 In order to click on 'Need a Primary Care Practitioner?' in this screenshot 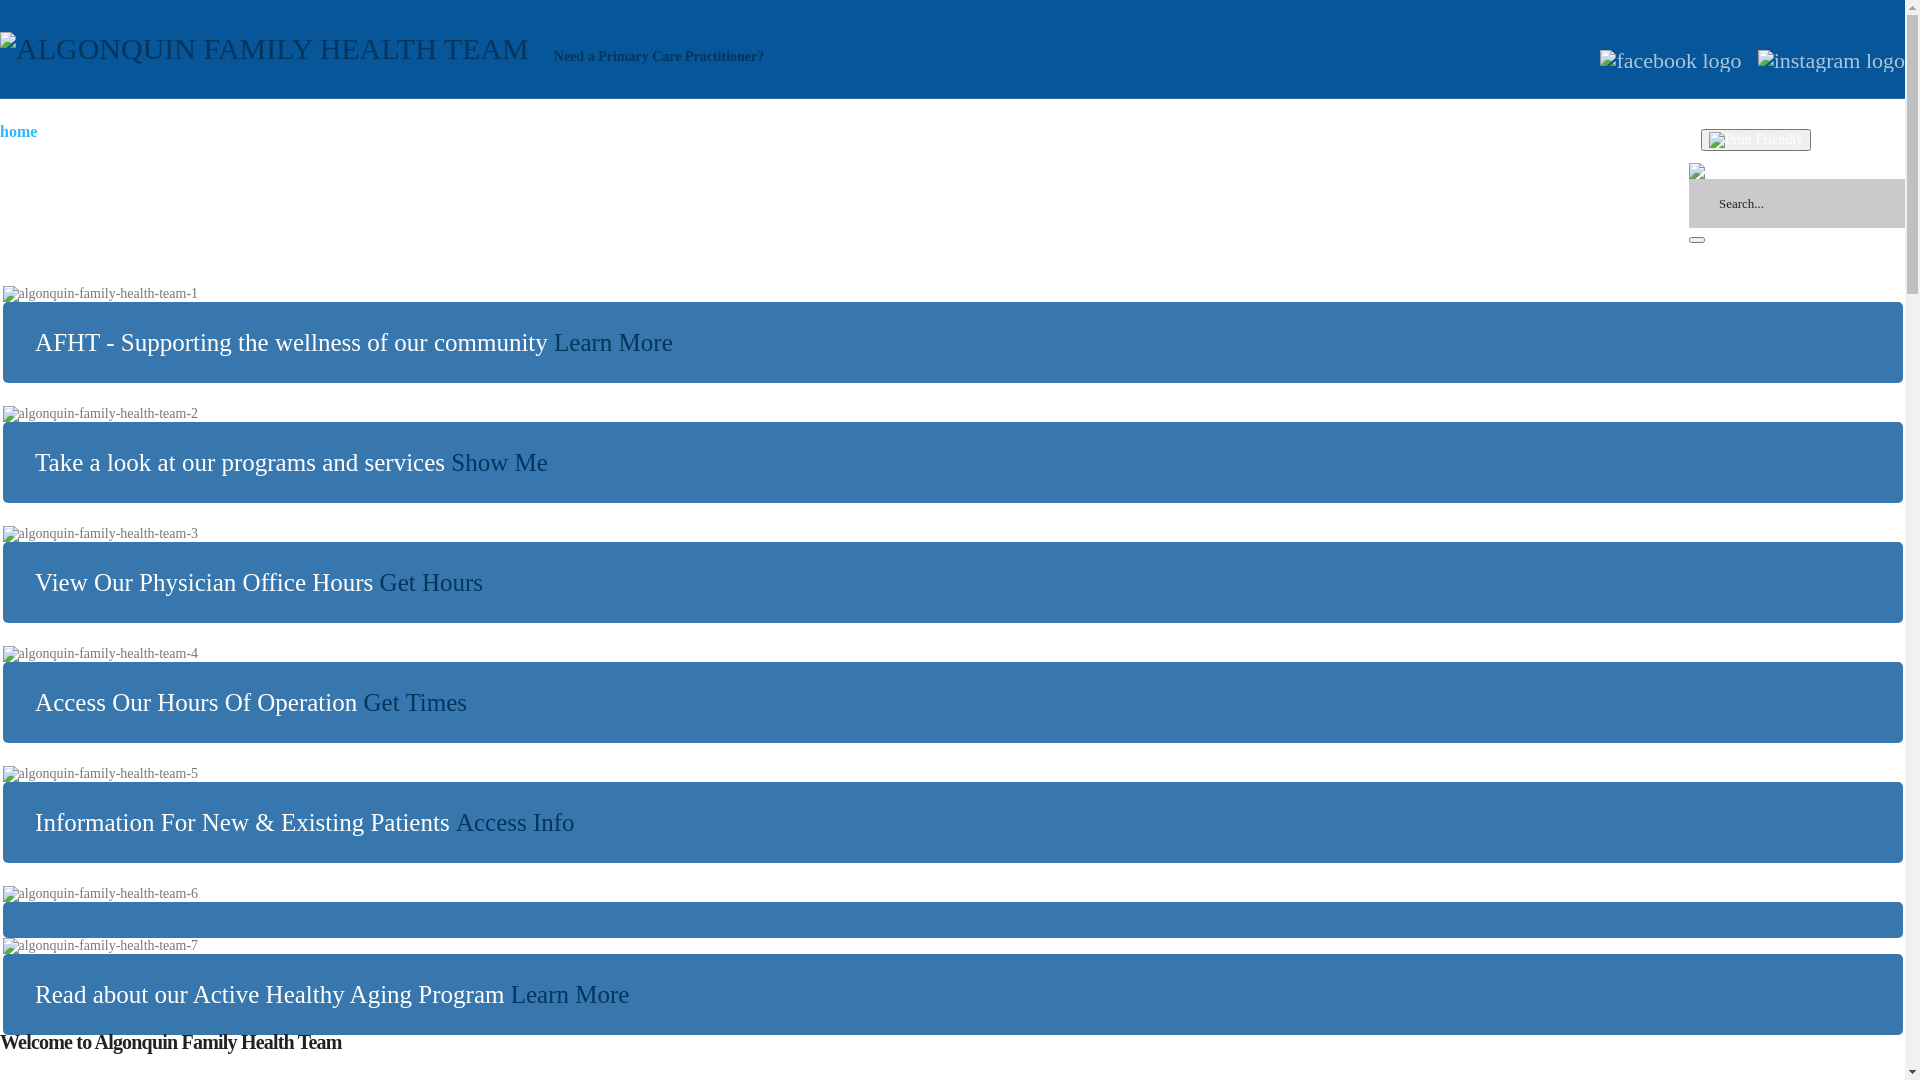, I will do `click(658, 55)`.